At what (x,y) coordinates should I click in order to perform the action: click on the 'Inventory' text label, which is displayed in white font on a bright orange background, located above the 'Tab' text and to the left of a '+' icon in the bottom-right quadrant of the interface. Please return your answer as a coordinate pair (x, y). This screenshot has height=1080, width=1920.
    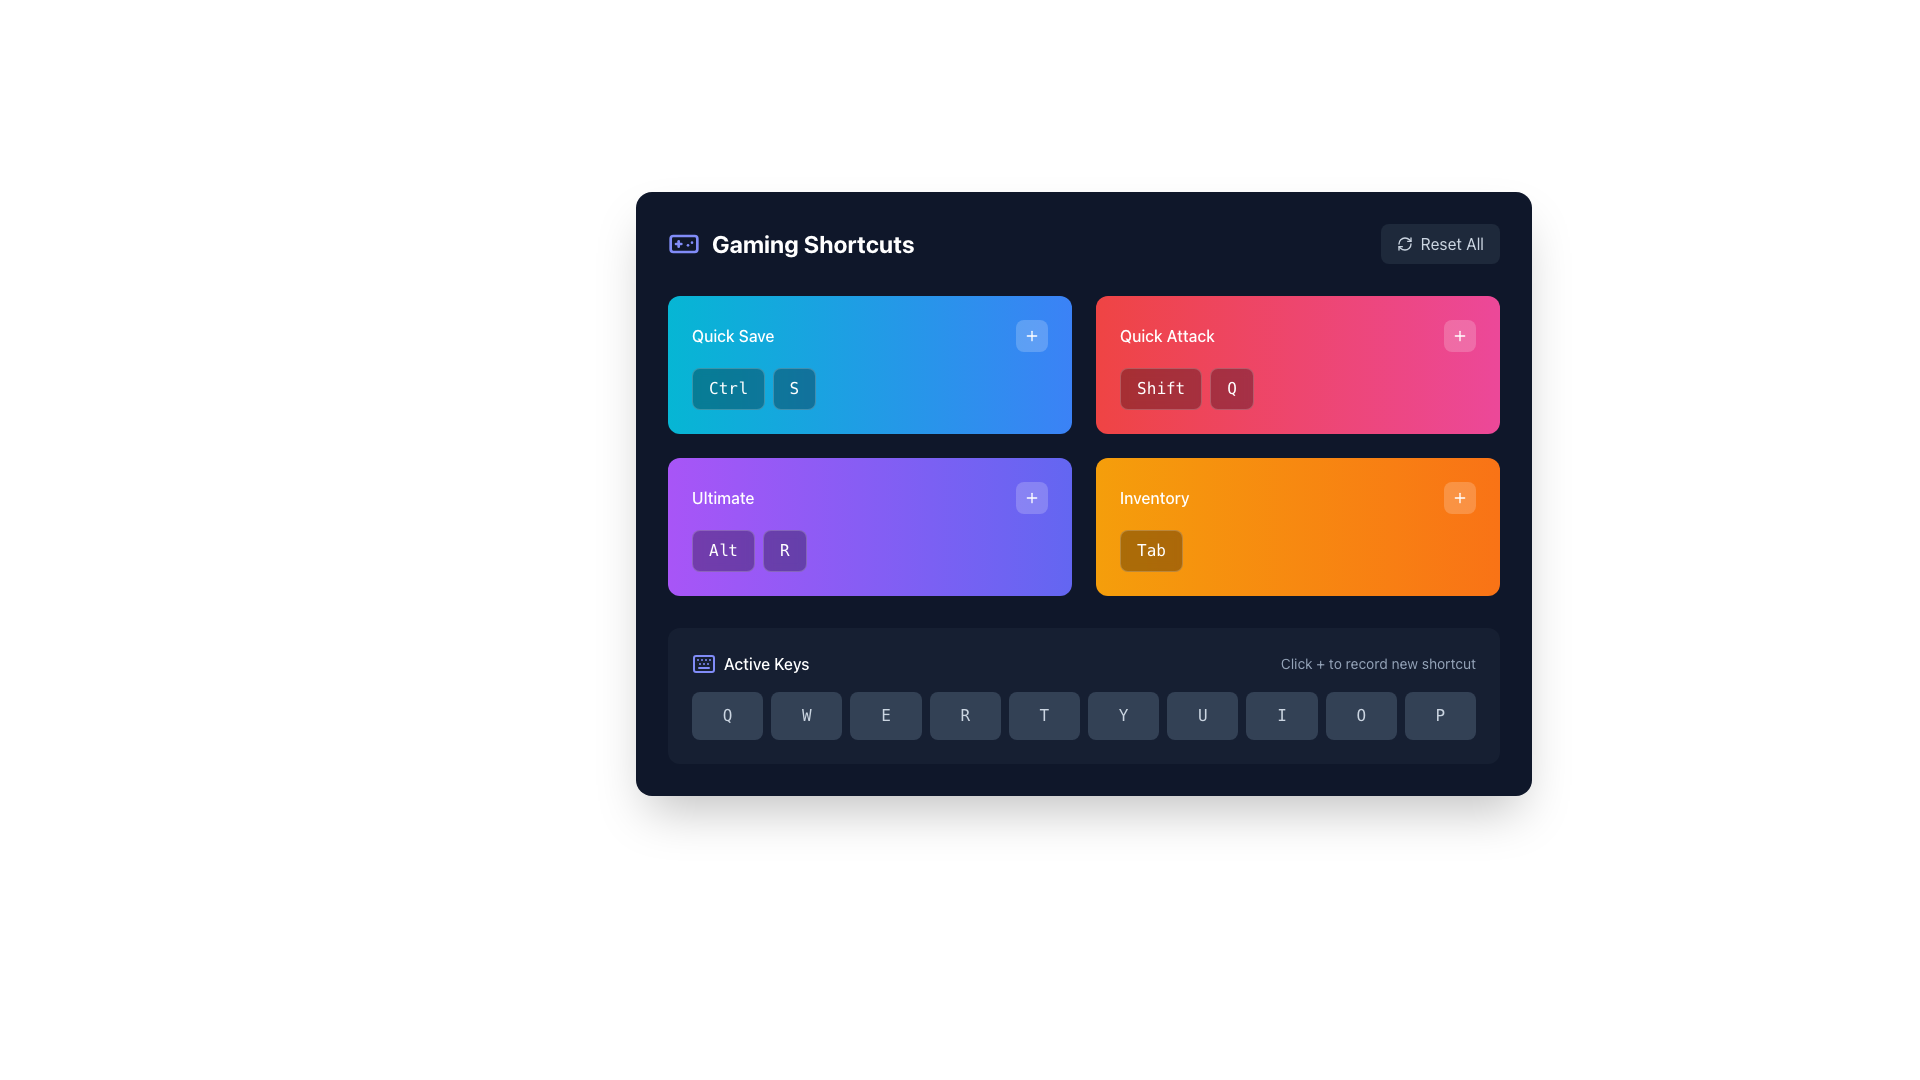
    Looking at the image, I should click on (1154, 496).